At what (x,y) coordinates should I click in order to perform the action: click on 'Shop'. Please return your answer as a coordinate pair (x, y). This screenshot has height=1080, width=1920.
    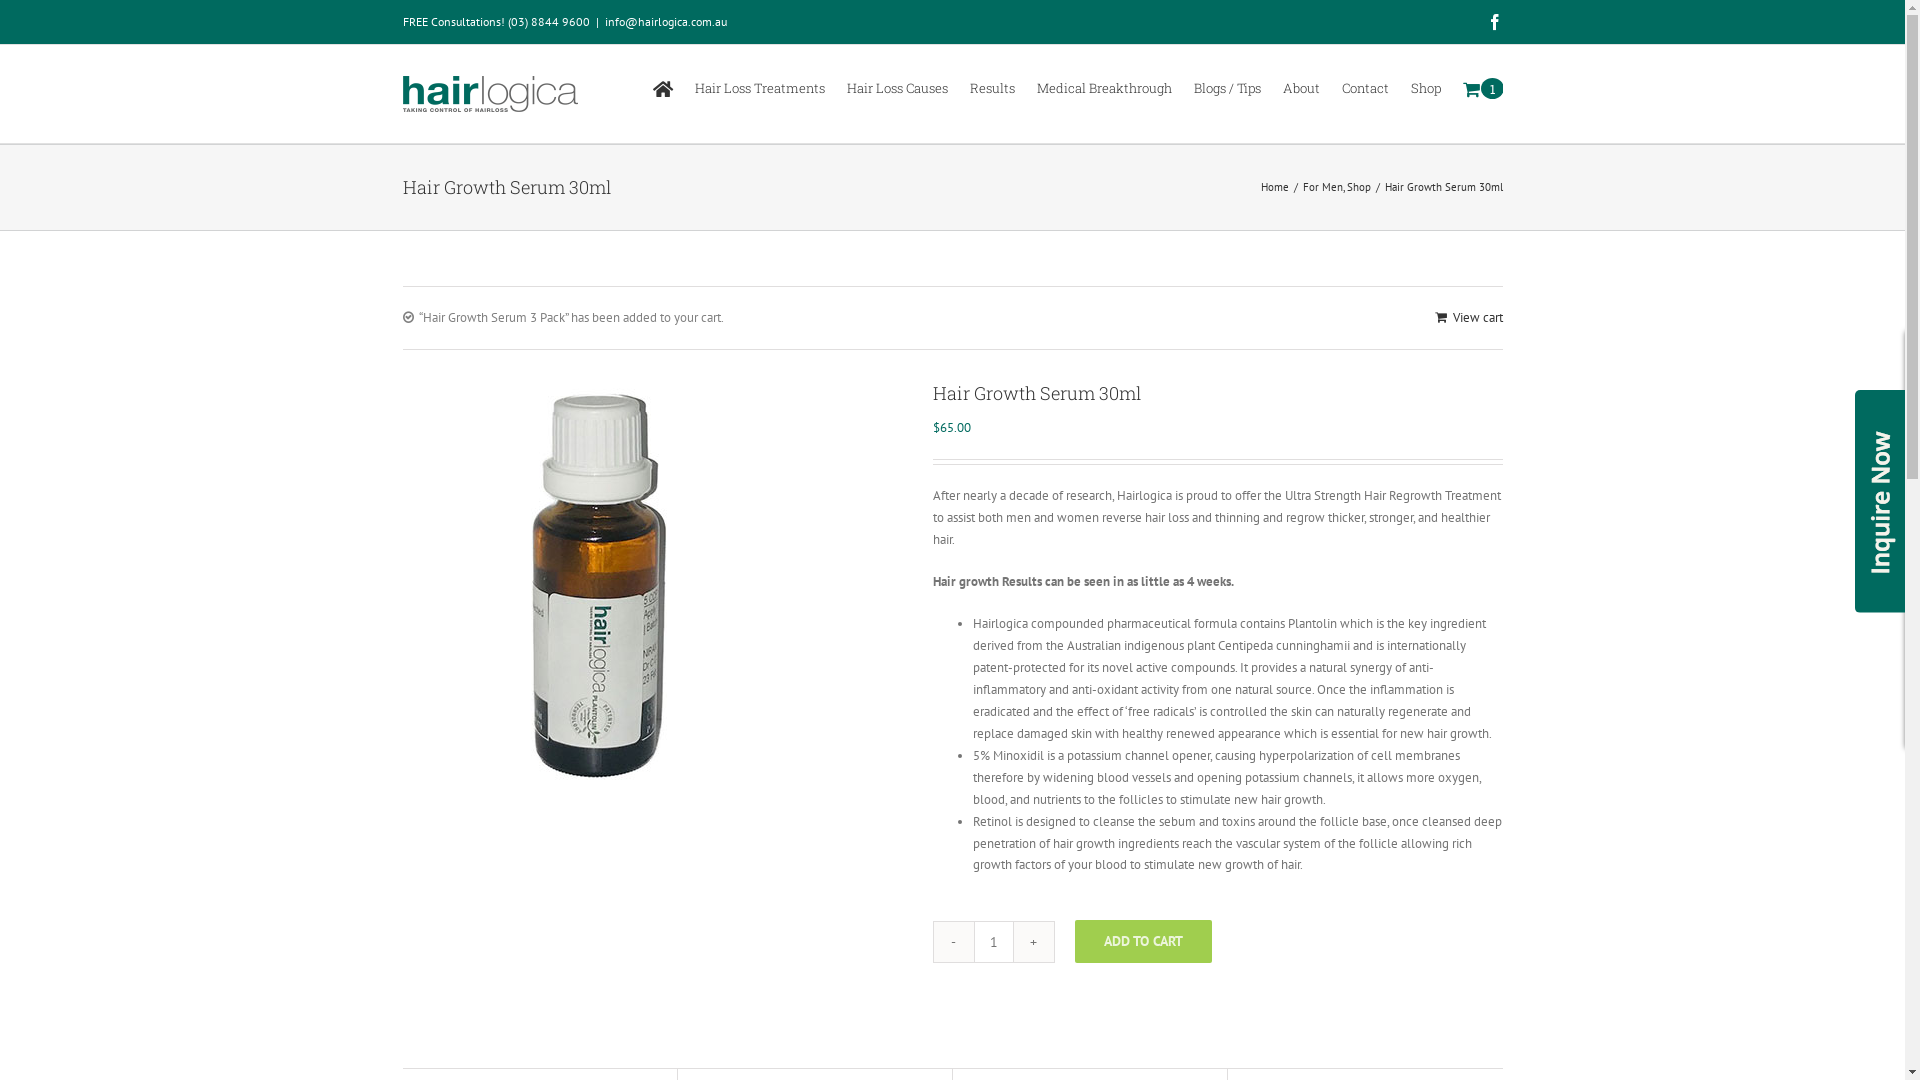
    Looking at the image, I should click on (1358, 186).